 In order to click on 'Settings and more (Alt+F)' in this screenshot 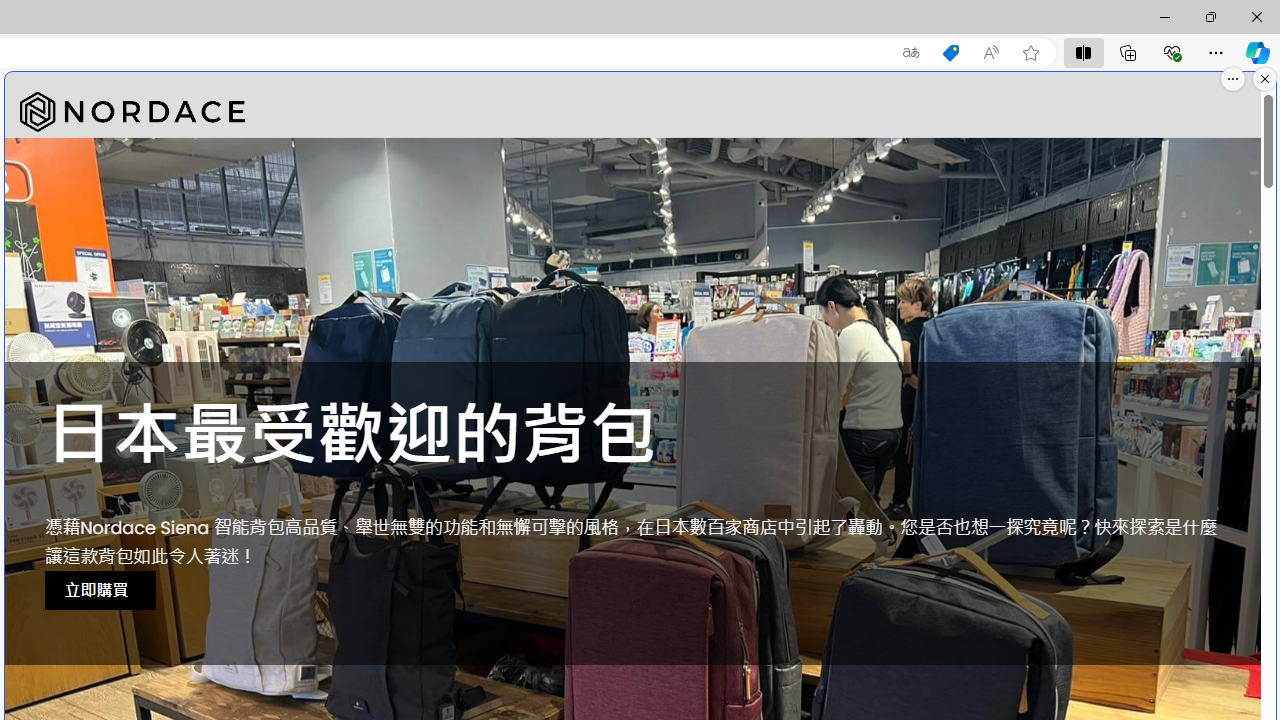, I will do `click(1215, 51)`.